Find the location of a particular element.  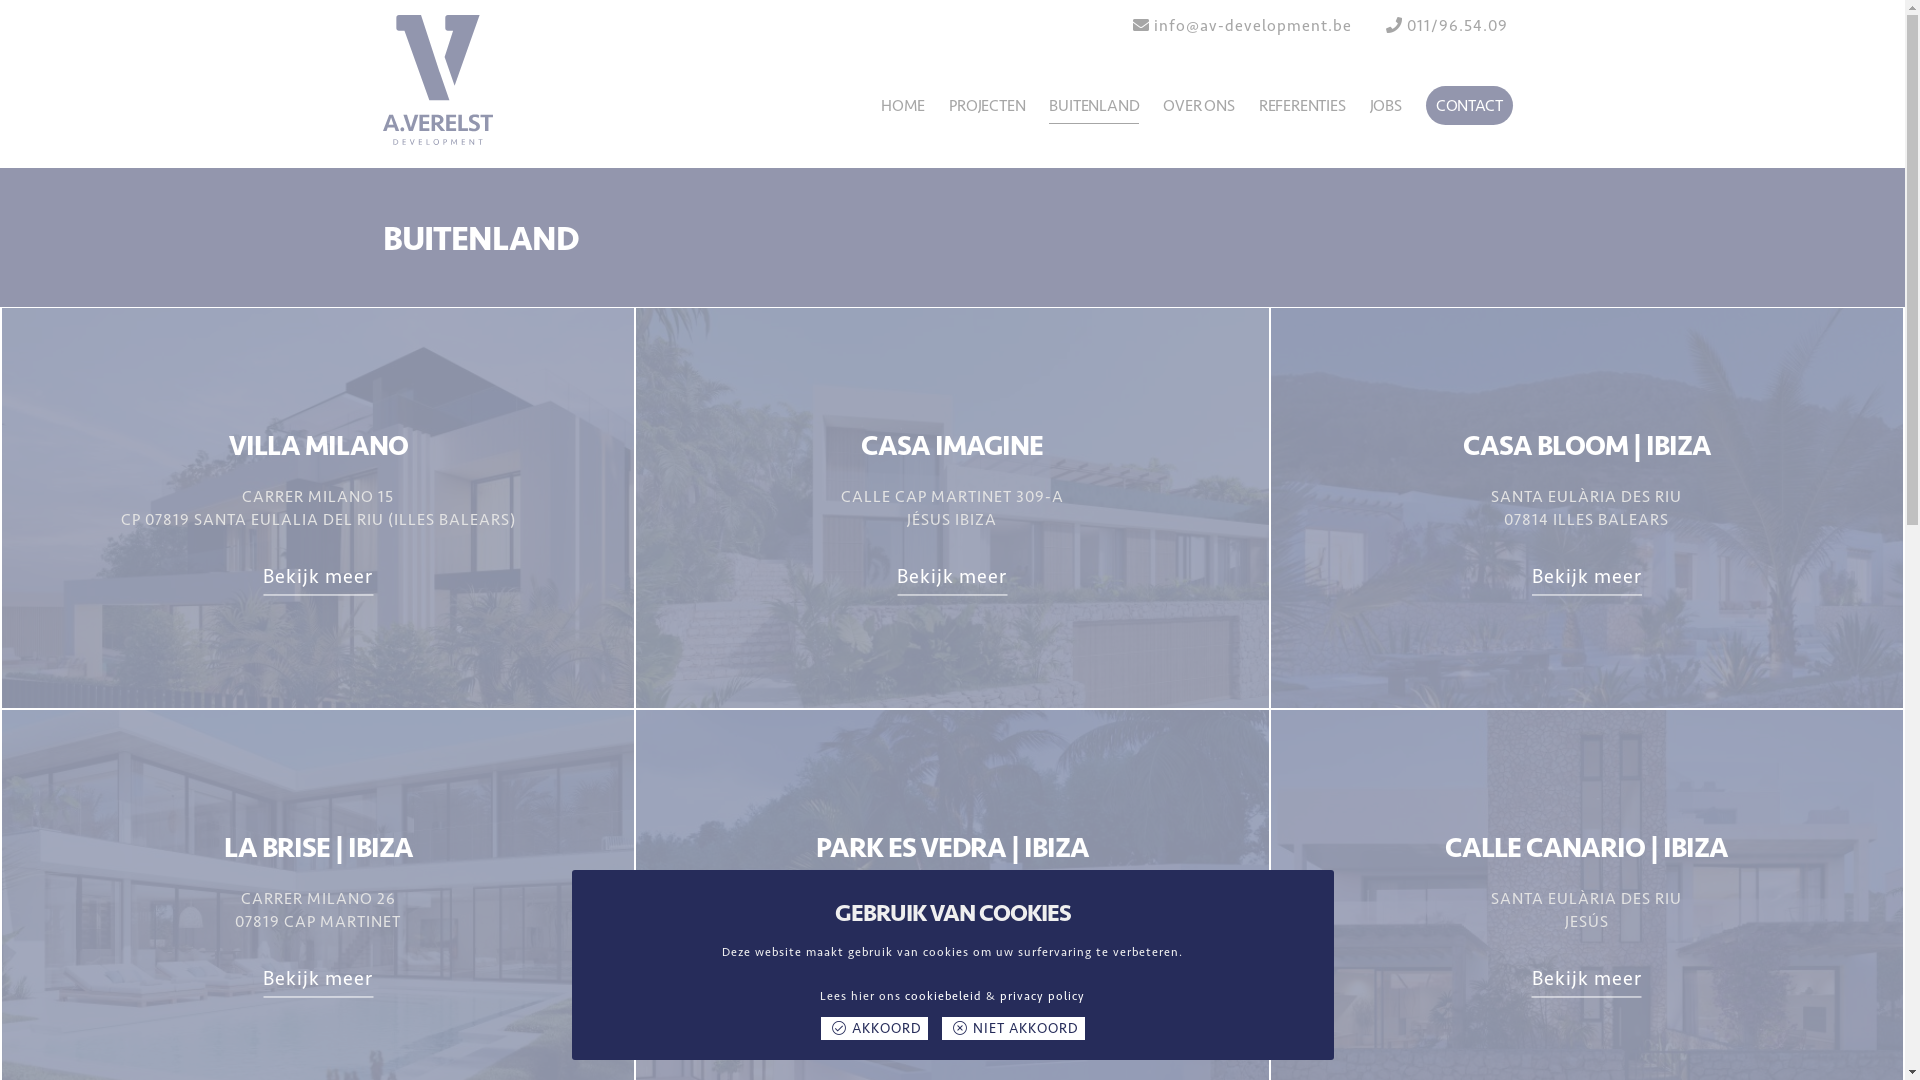

'CONTACT' is located at coordinates (1424, 105).